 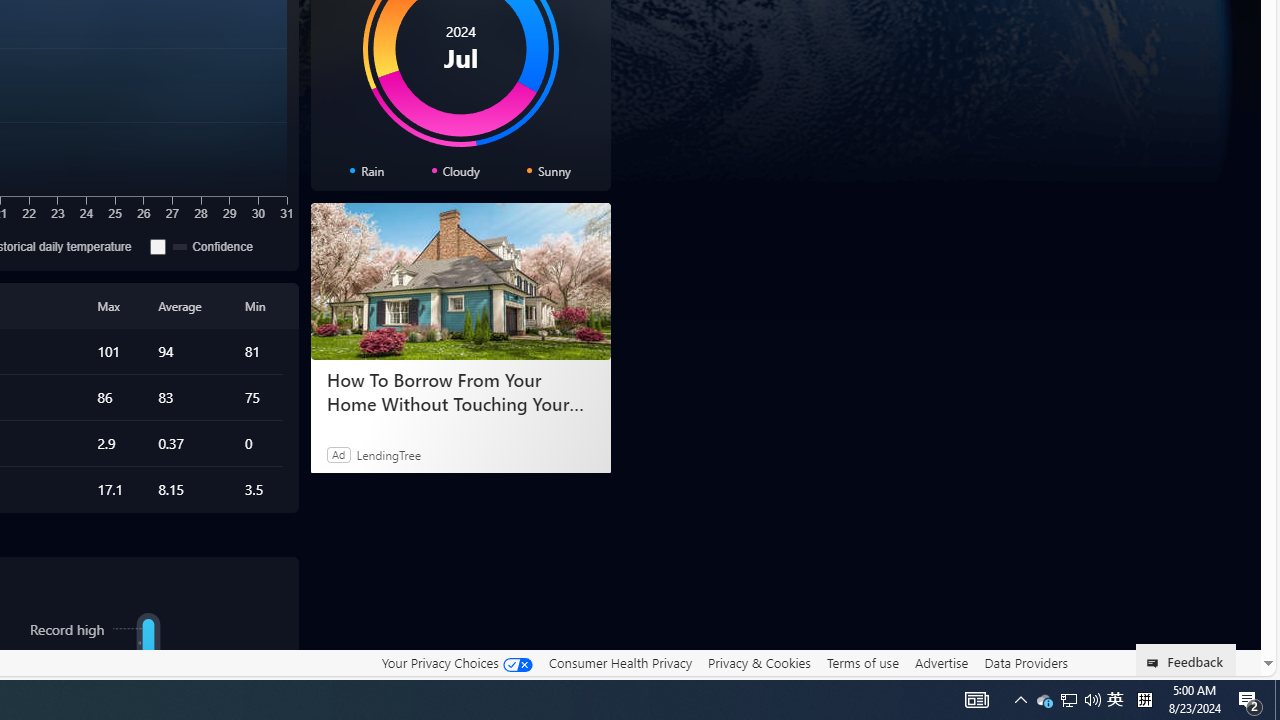 I want to click on 'Confidence', so click(x=157, y=245).